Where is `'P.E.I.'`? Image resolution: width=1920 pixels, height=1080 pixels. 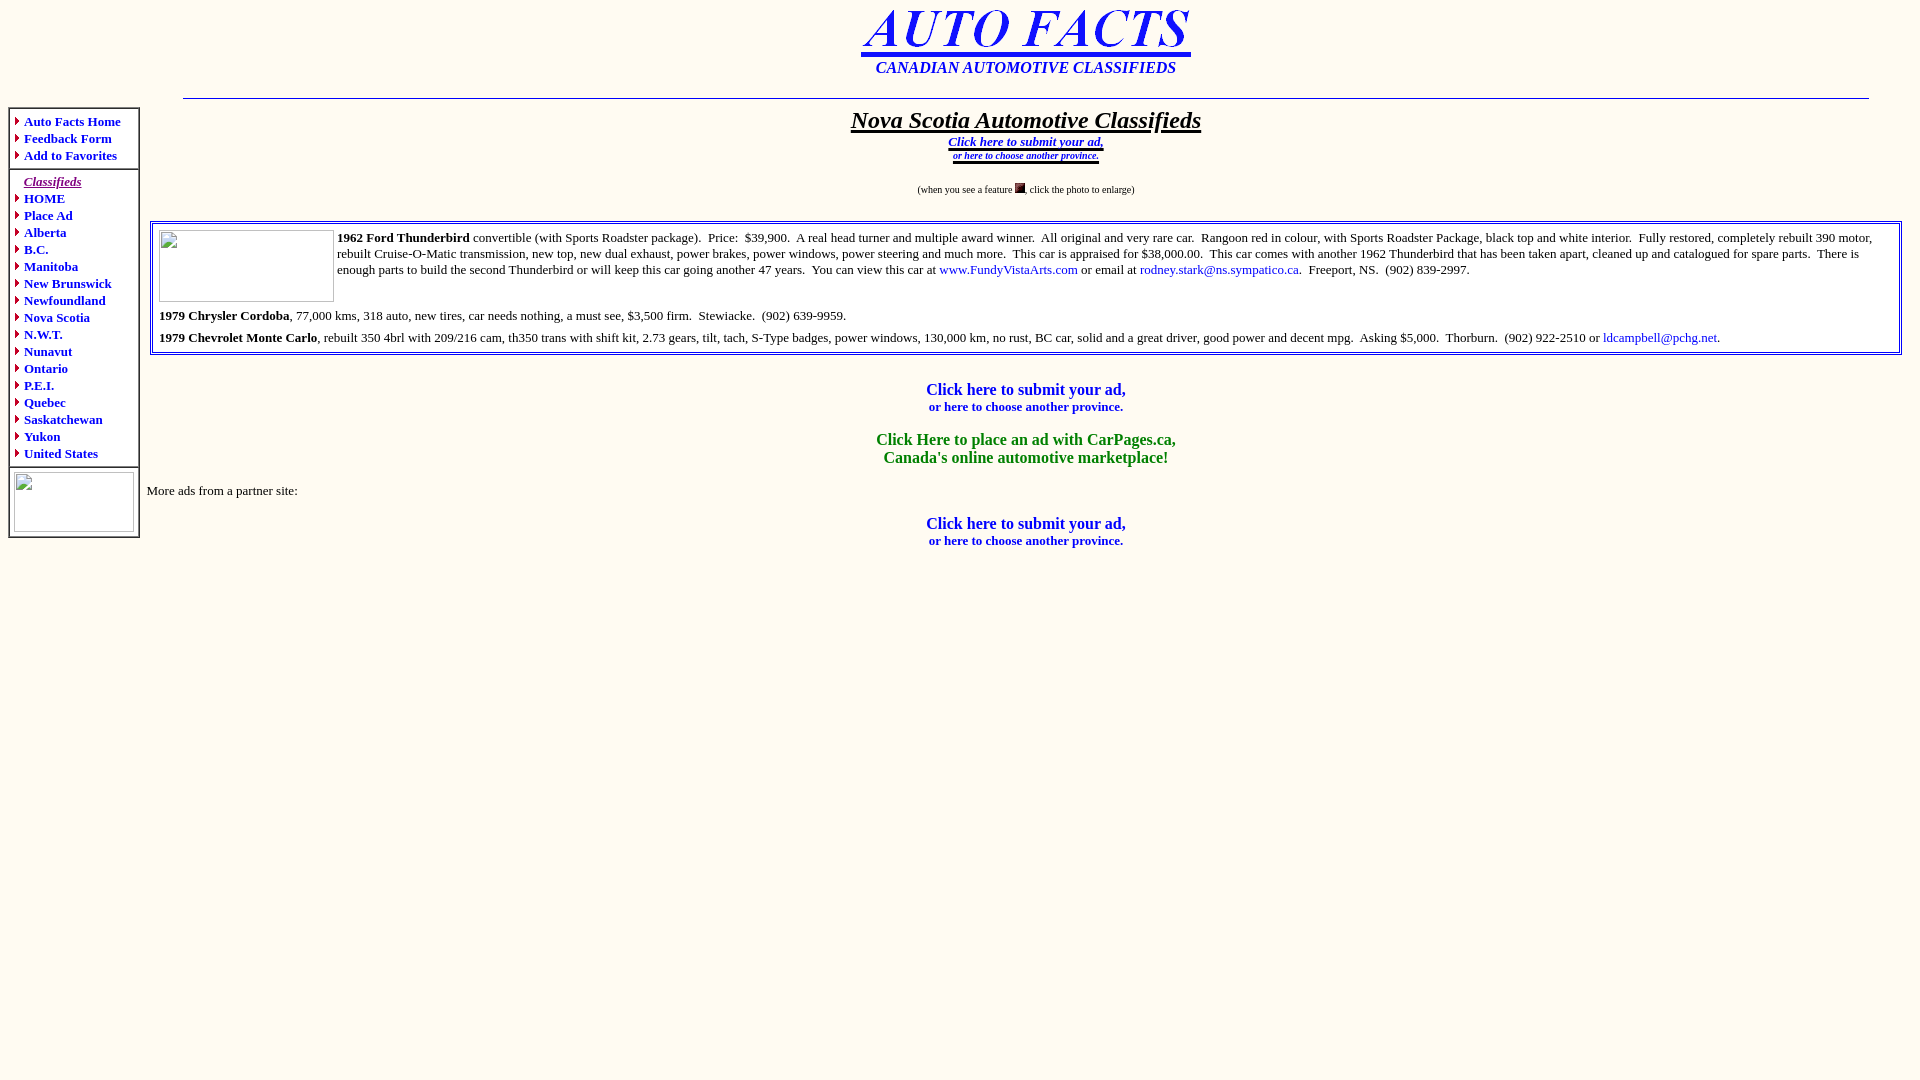
'P.E.I.' is located at coordinates (33, 385).